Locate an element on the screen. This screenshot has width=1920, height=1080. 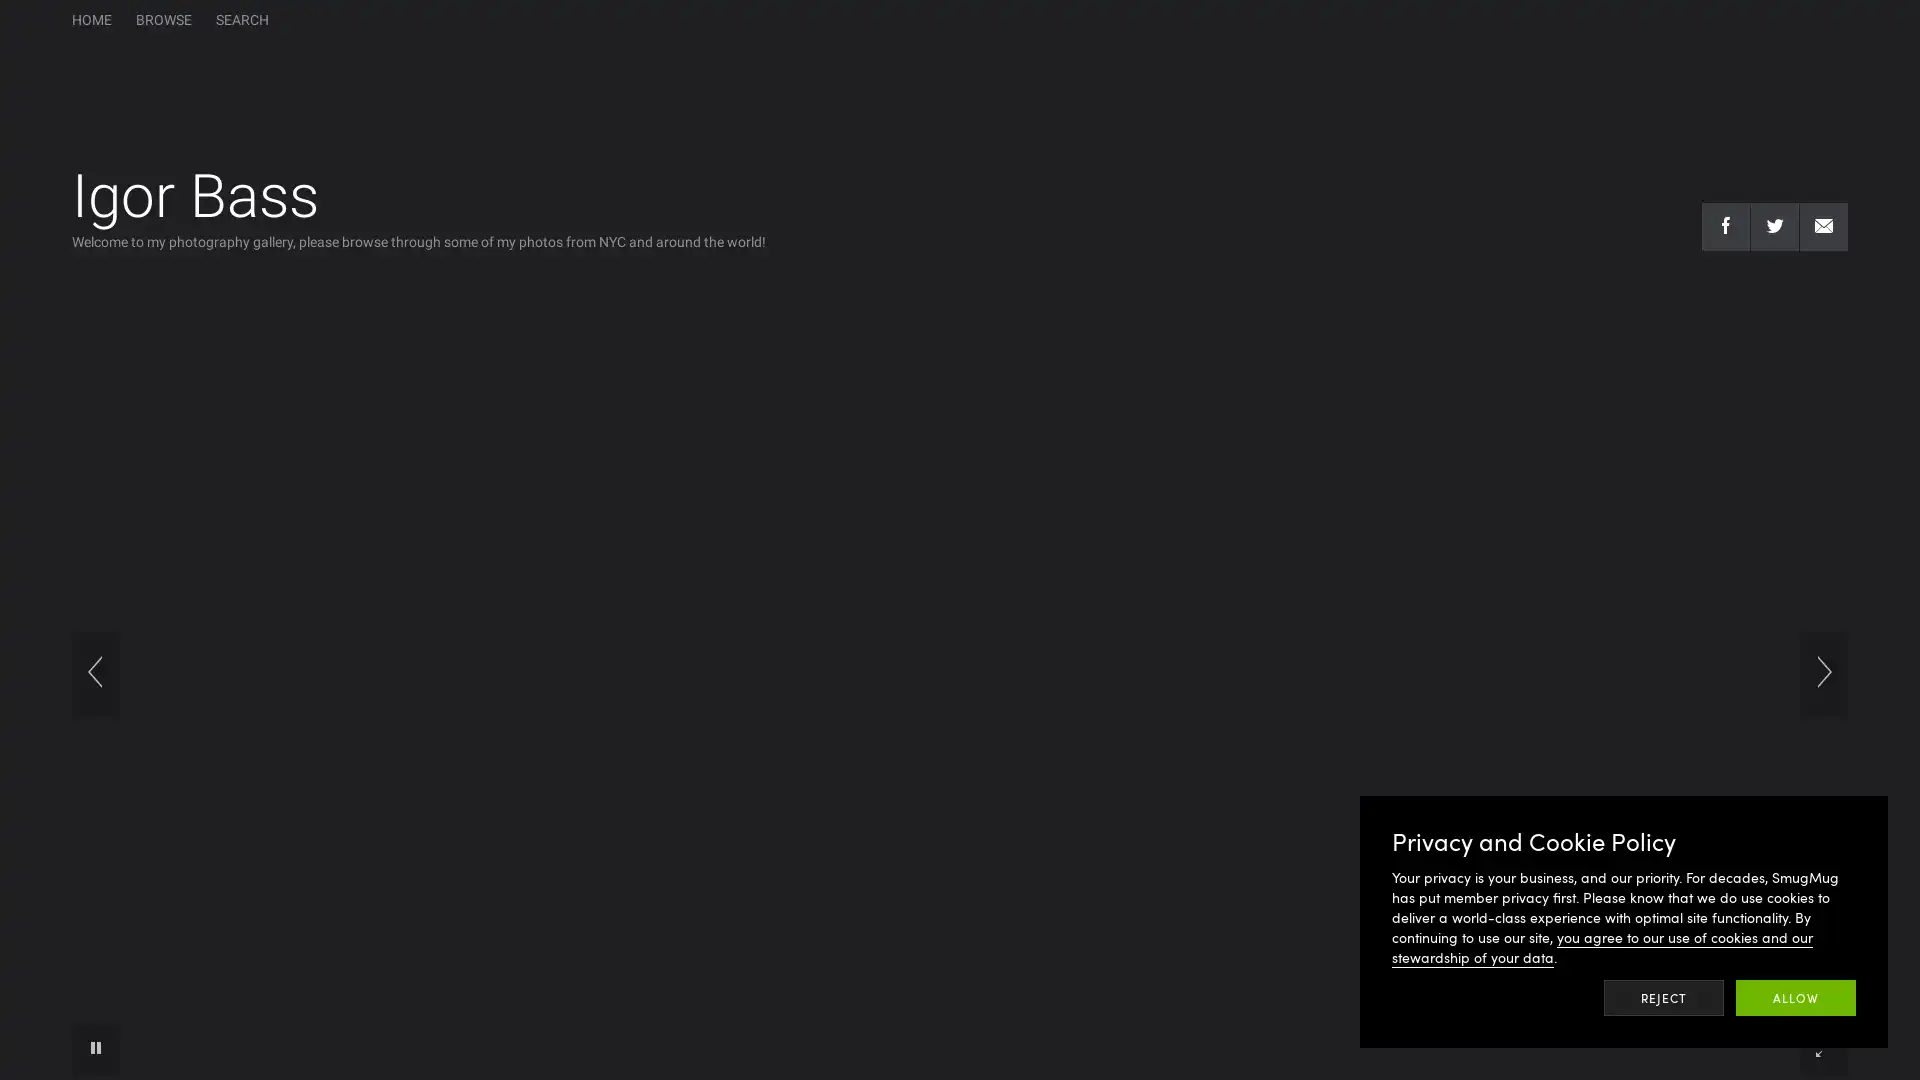
REJECT is located at coordinates (1664, 998).